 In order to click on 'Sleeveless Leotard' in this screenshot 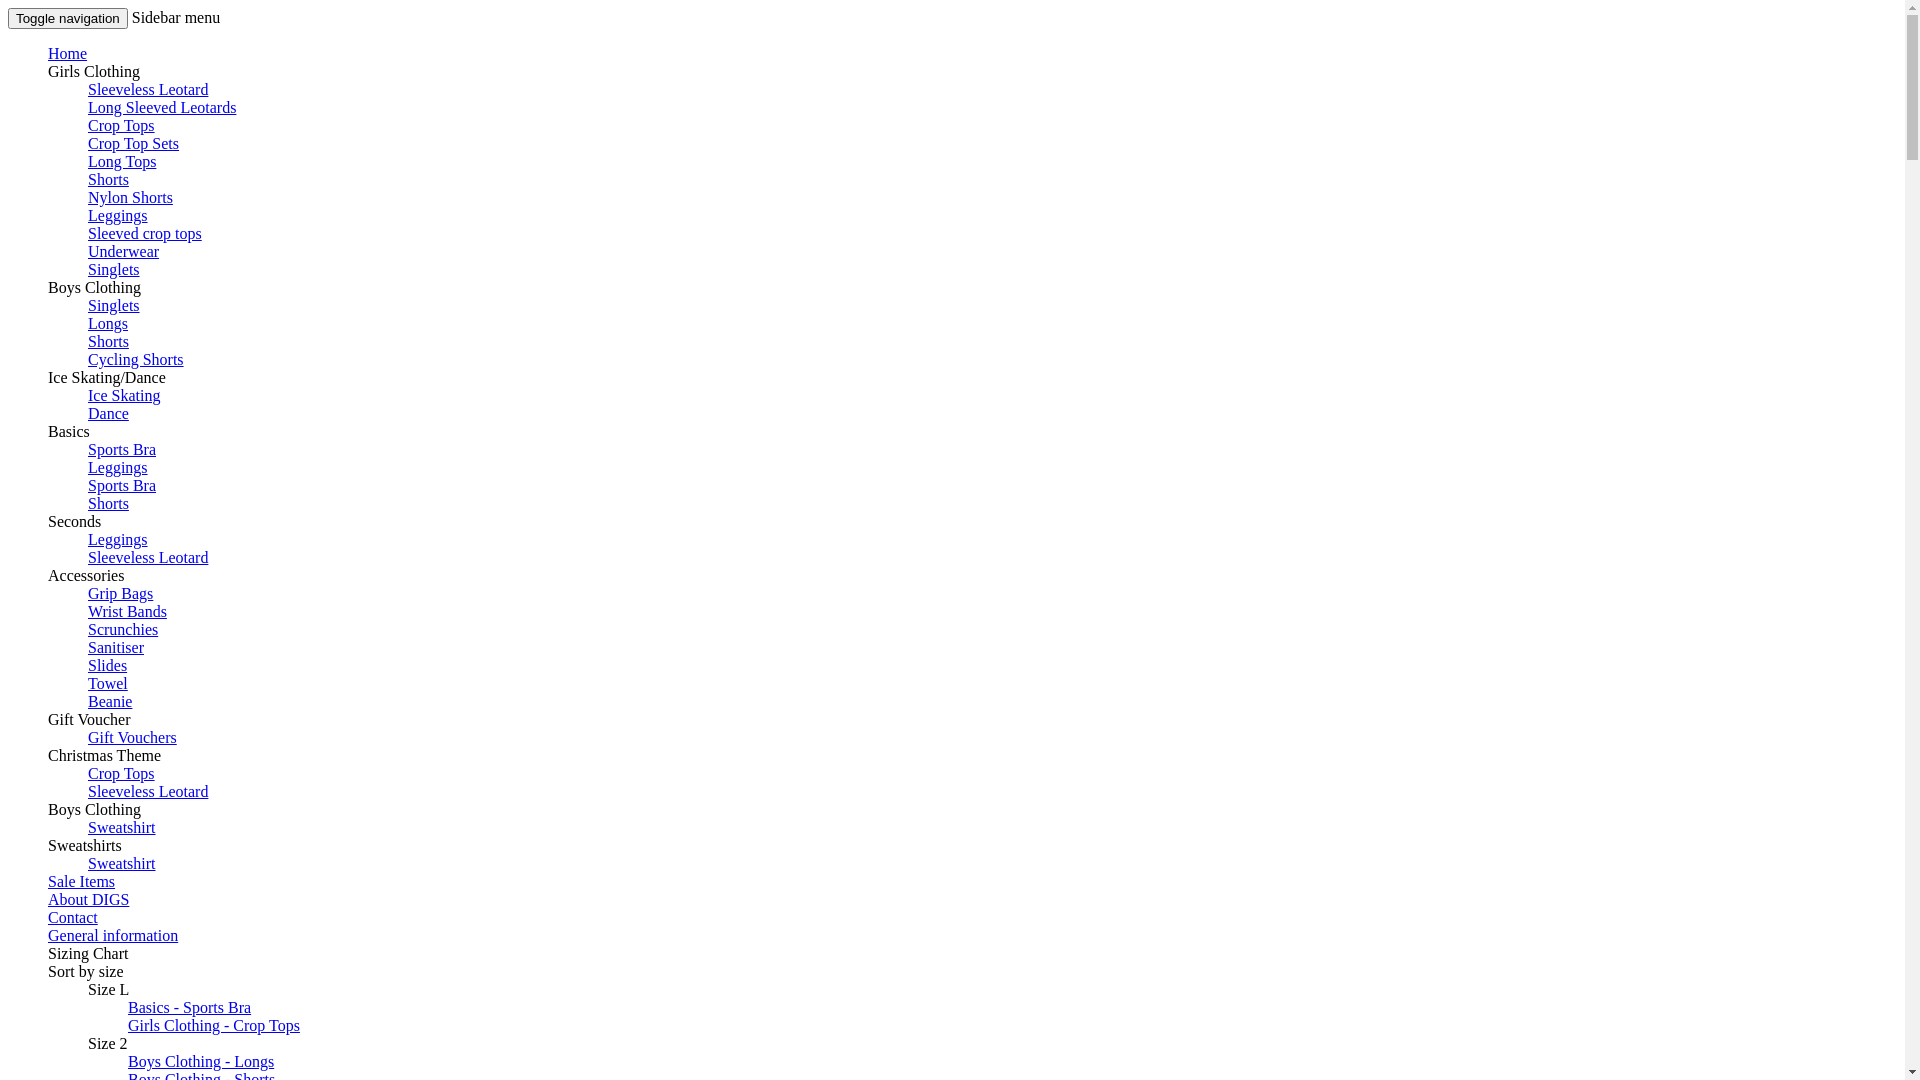, I will do `click(147, 790)`.